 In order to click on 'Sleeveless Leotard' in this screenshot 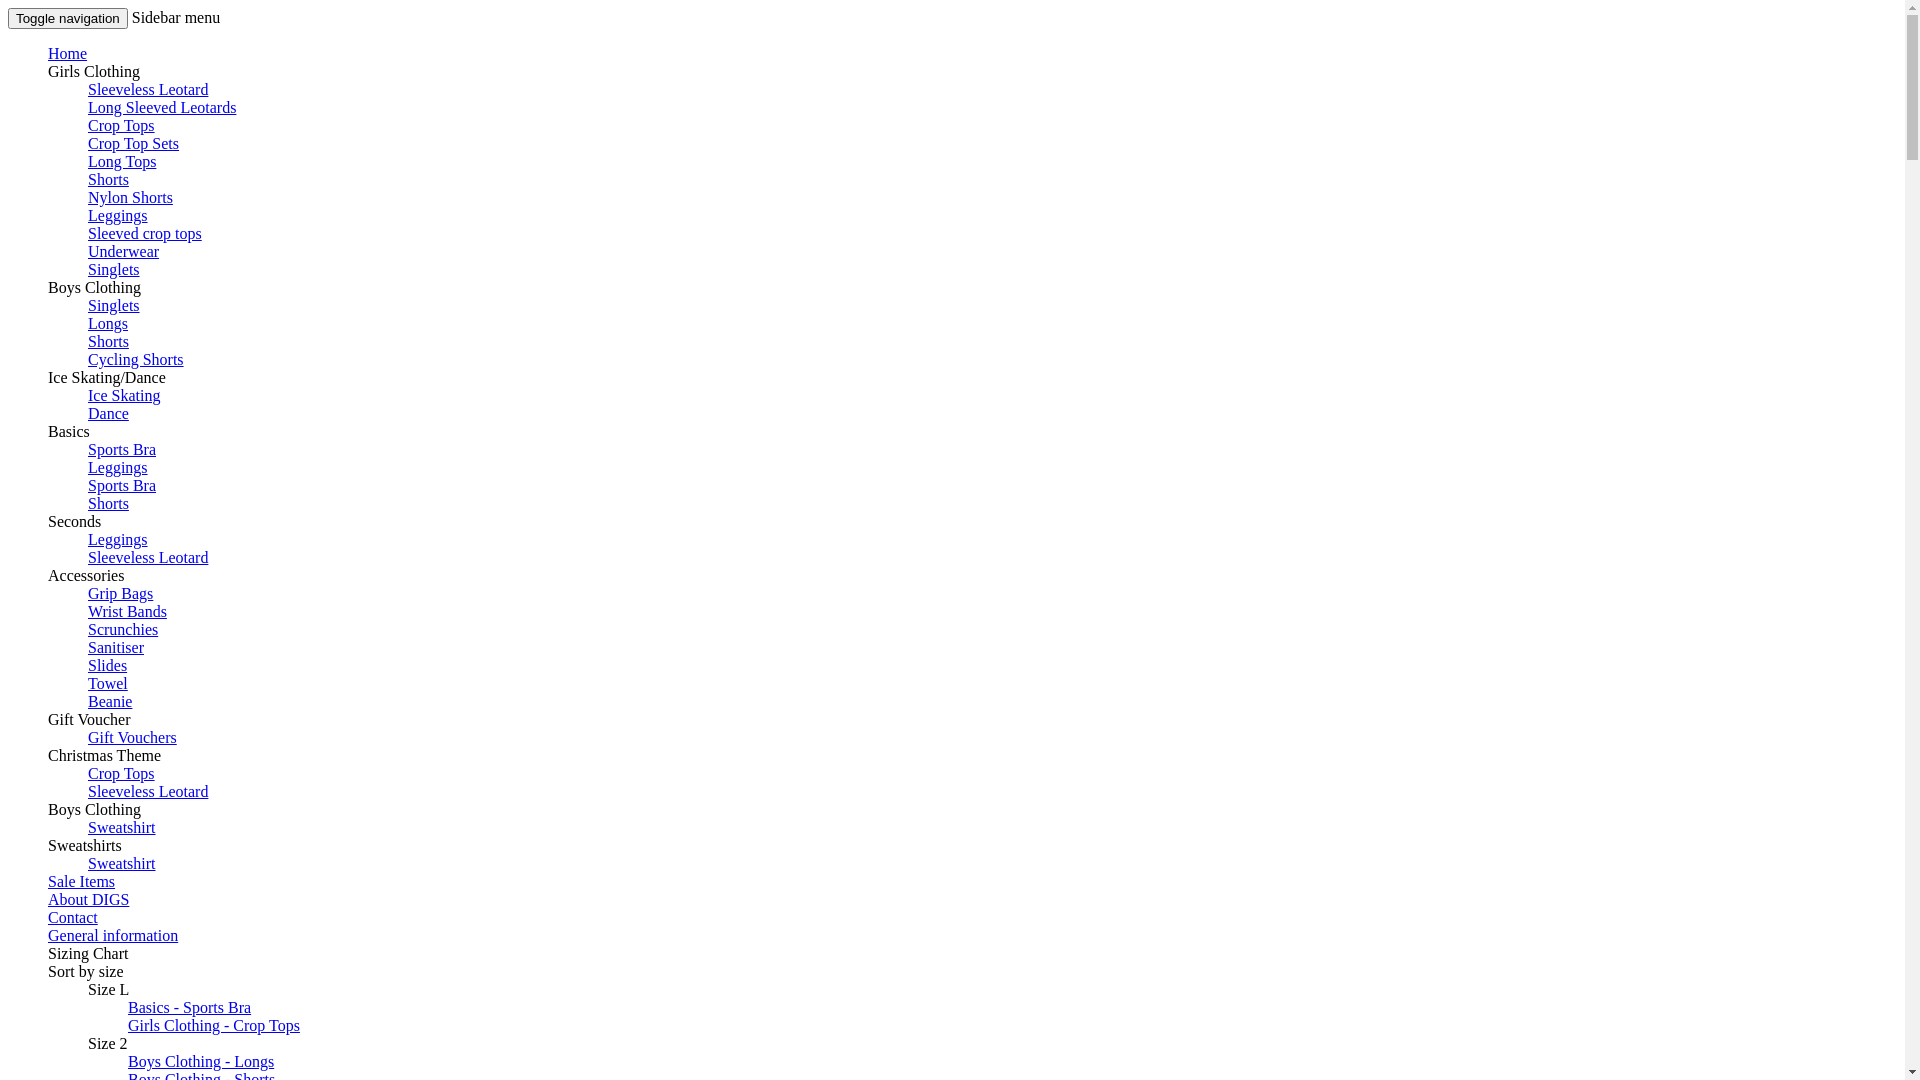, I will do `click(147, 790)`.